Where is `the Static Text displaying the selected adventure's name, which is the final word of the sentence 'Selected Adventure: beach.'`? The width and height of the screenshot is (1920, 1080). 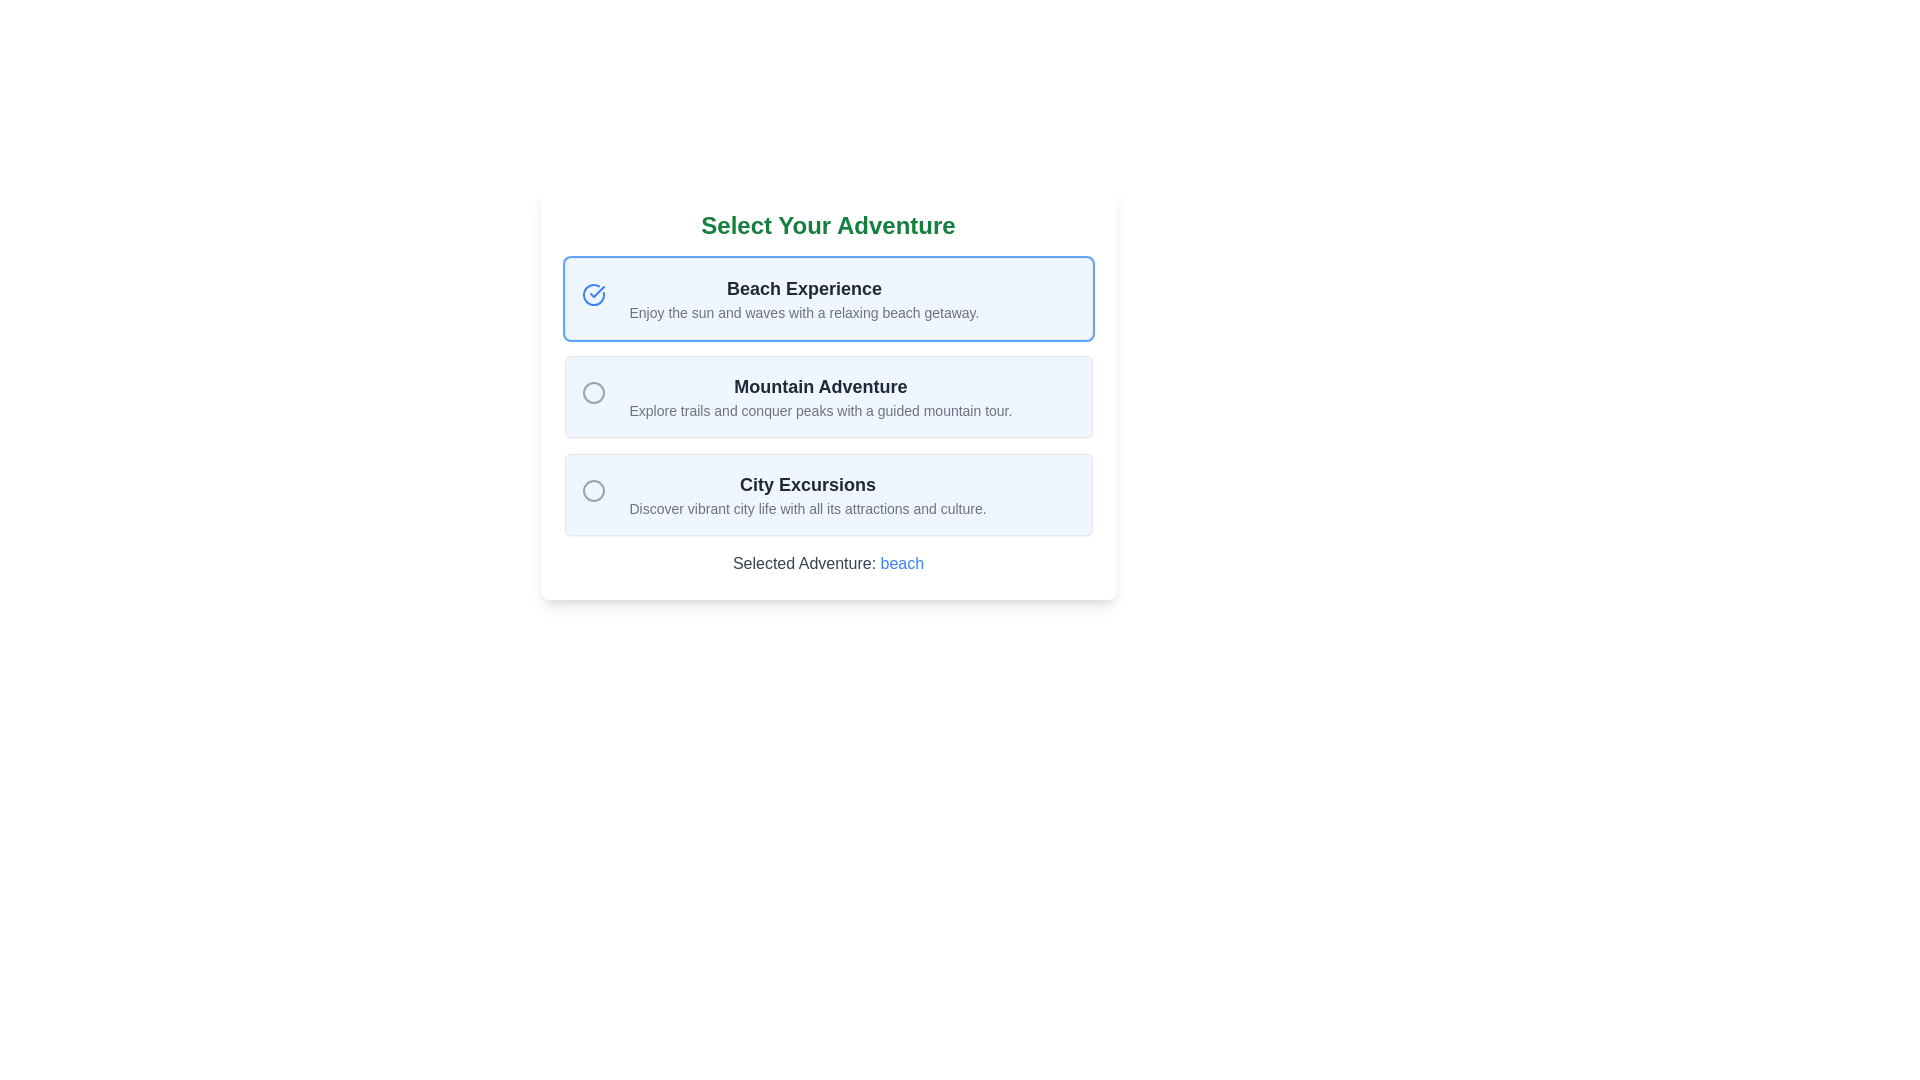
the Static Text displaying the selected adventure's name, which is the final word of the sentence 'Selected Adventure: beach.' is located at coordinates (901, 563).